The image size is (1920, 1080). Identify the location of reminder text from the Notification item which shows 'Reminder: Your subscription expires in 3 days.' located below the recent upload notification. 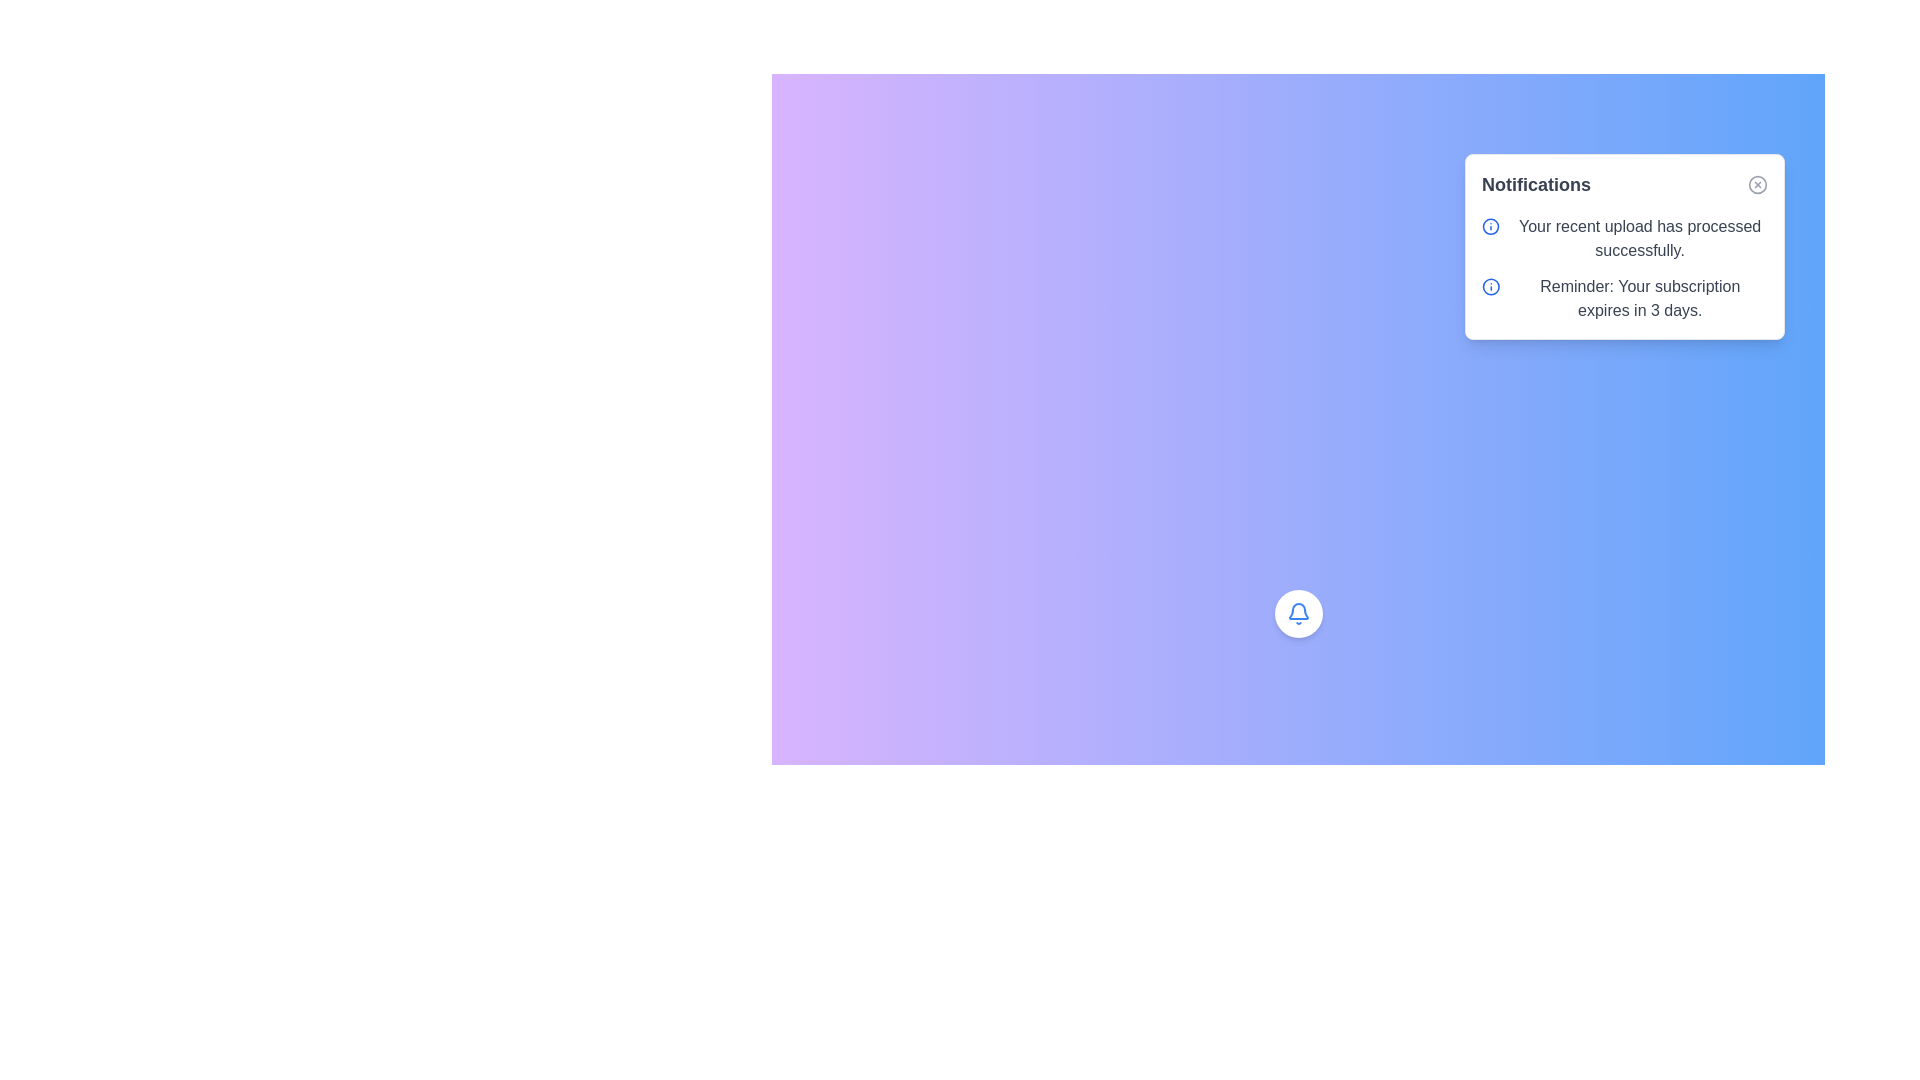
(1625, 299).